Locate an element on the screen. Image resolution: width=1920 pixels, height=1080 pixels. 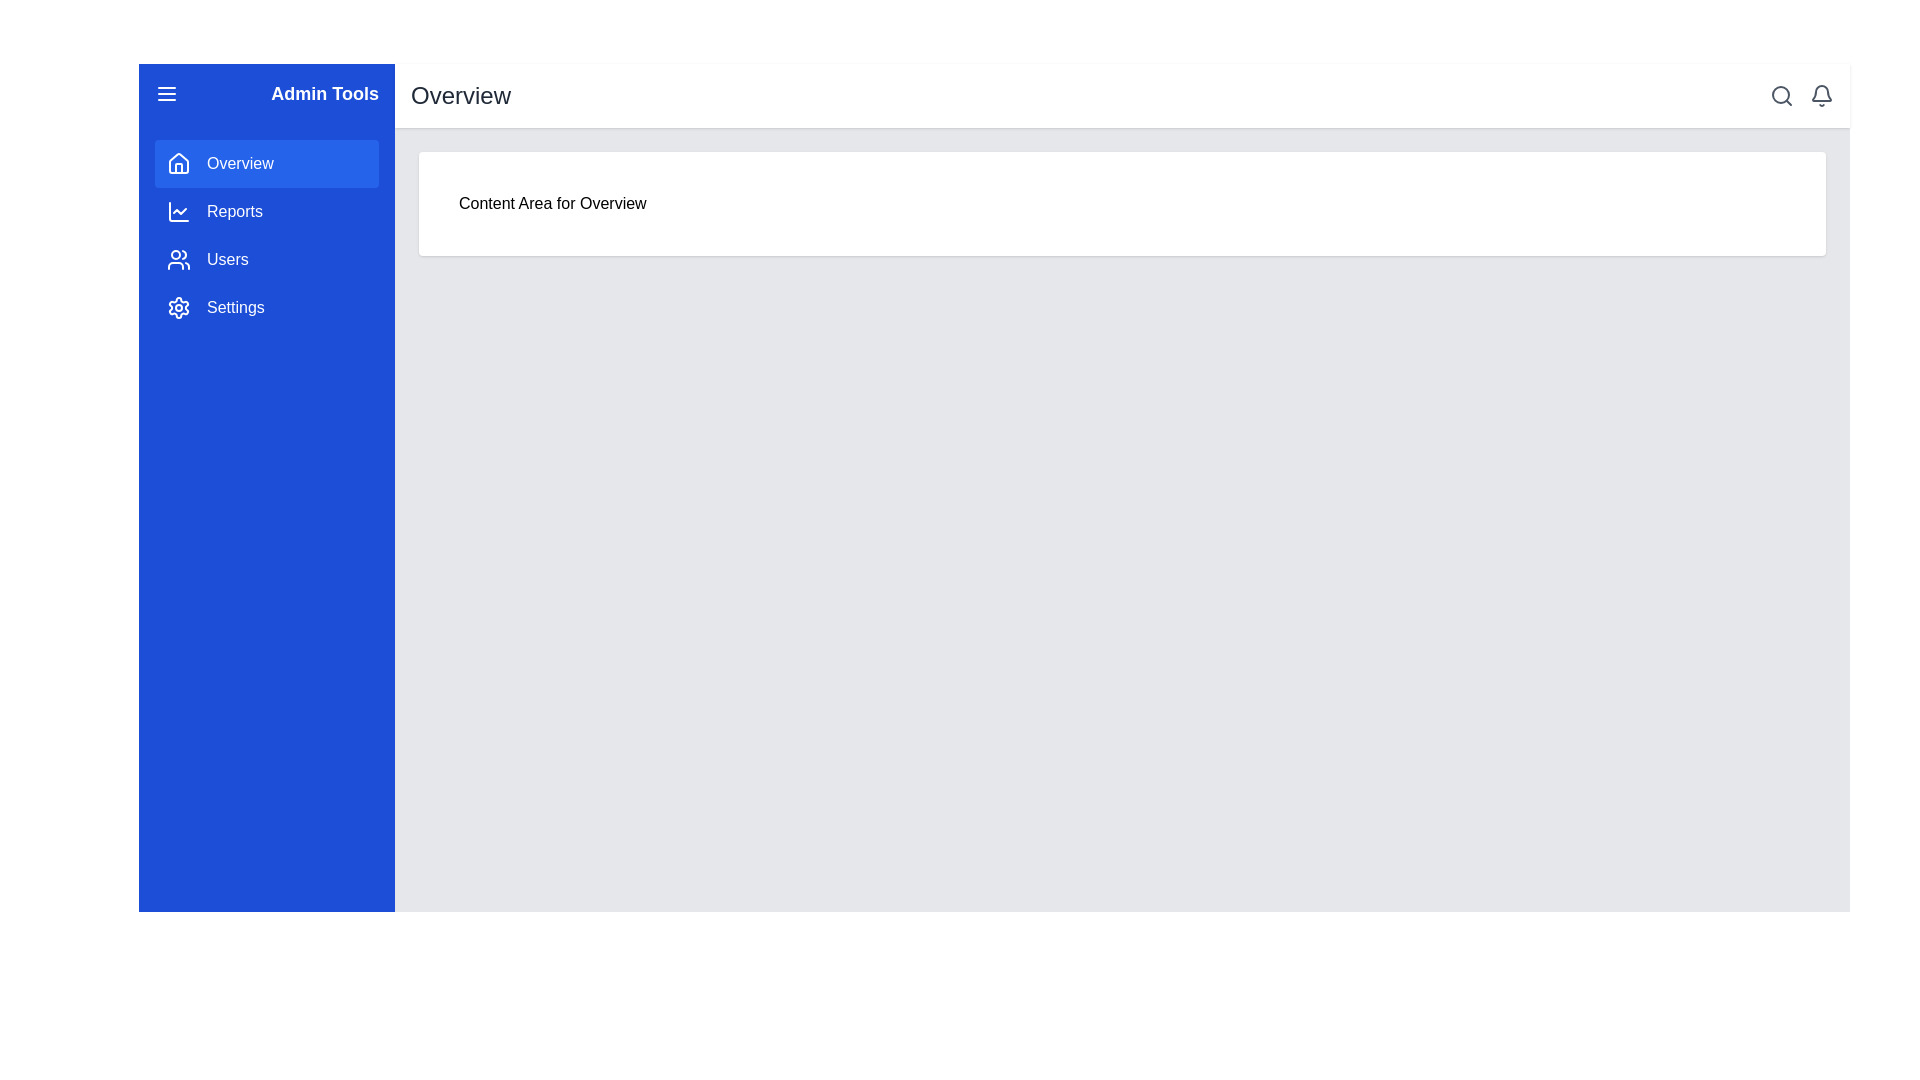
the first navigation button in the blue sidebar is located at coordinates (266, 163).